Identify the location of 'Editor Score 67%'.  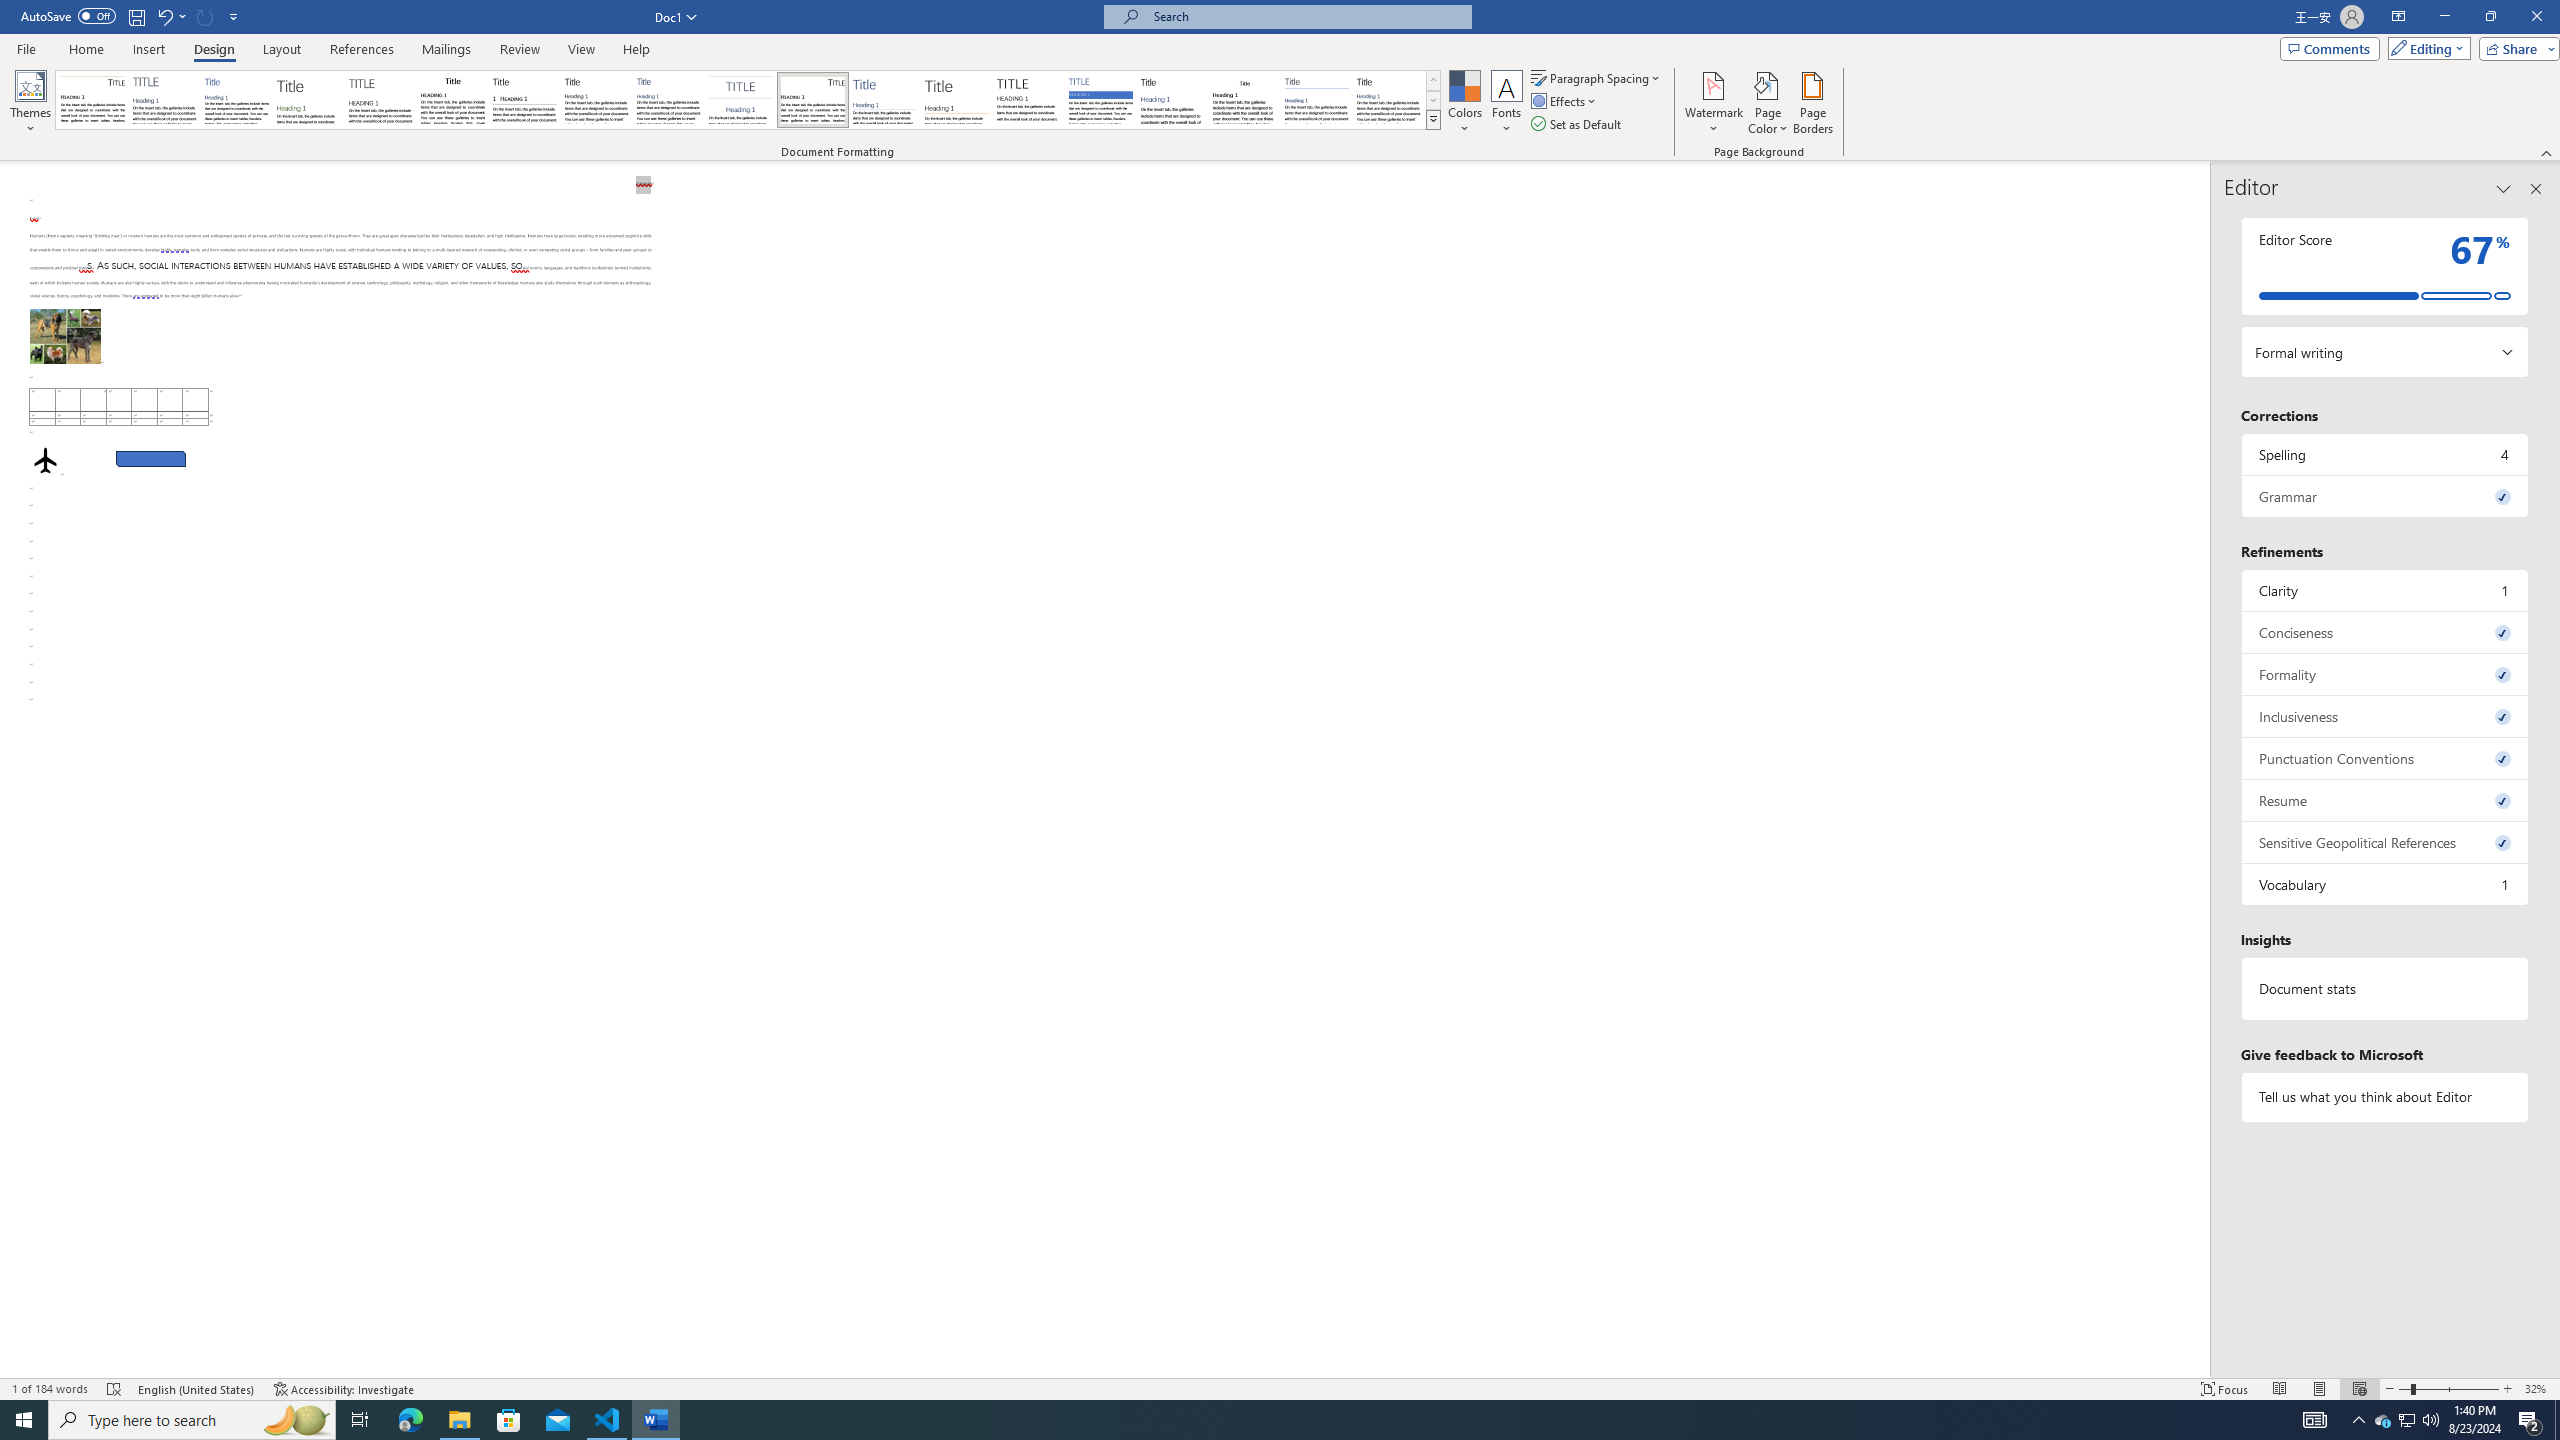
(2384, 265).